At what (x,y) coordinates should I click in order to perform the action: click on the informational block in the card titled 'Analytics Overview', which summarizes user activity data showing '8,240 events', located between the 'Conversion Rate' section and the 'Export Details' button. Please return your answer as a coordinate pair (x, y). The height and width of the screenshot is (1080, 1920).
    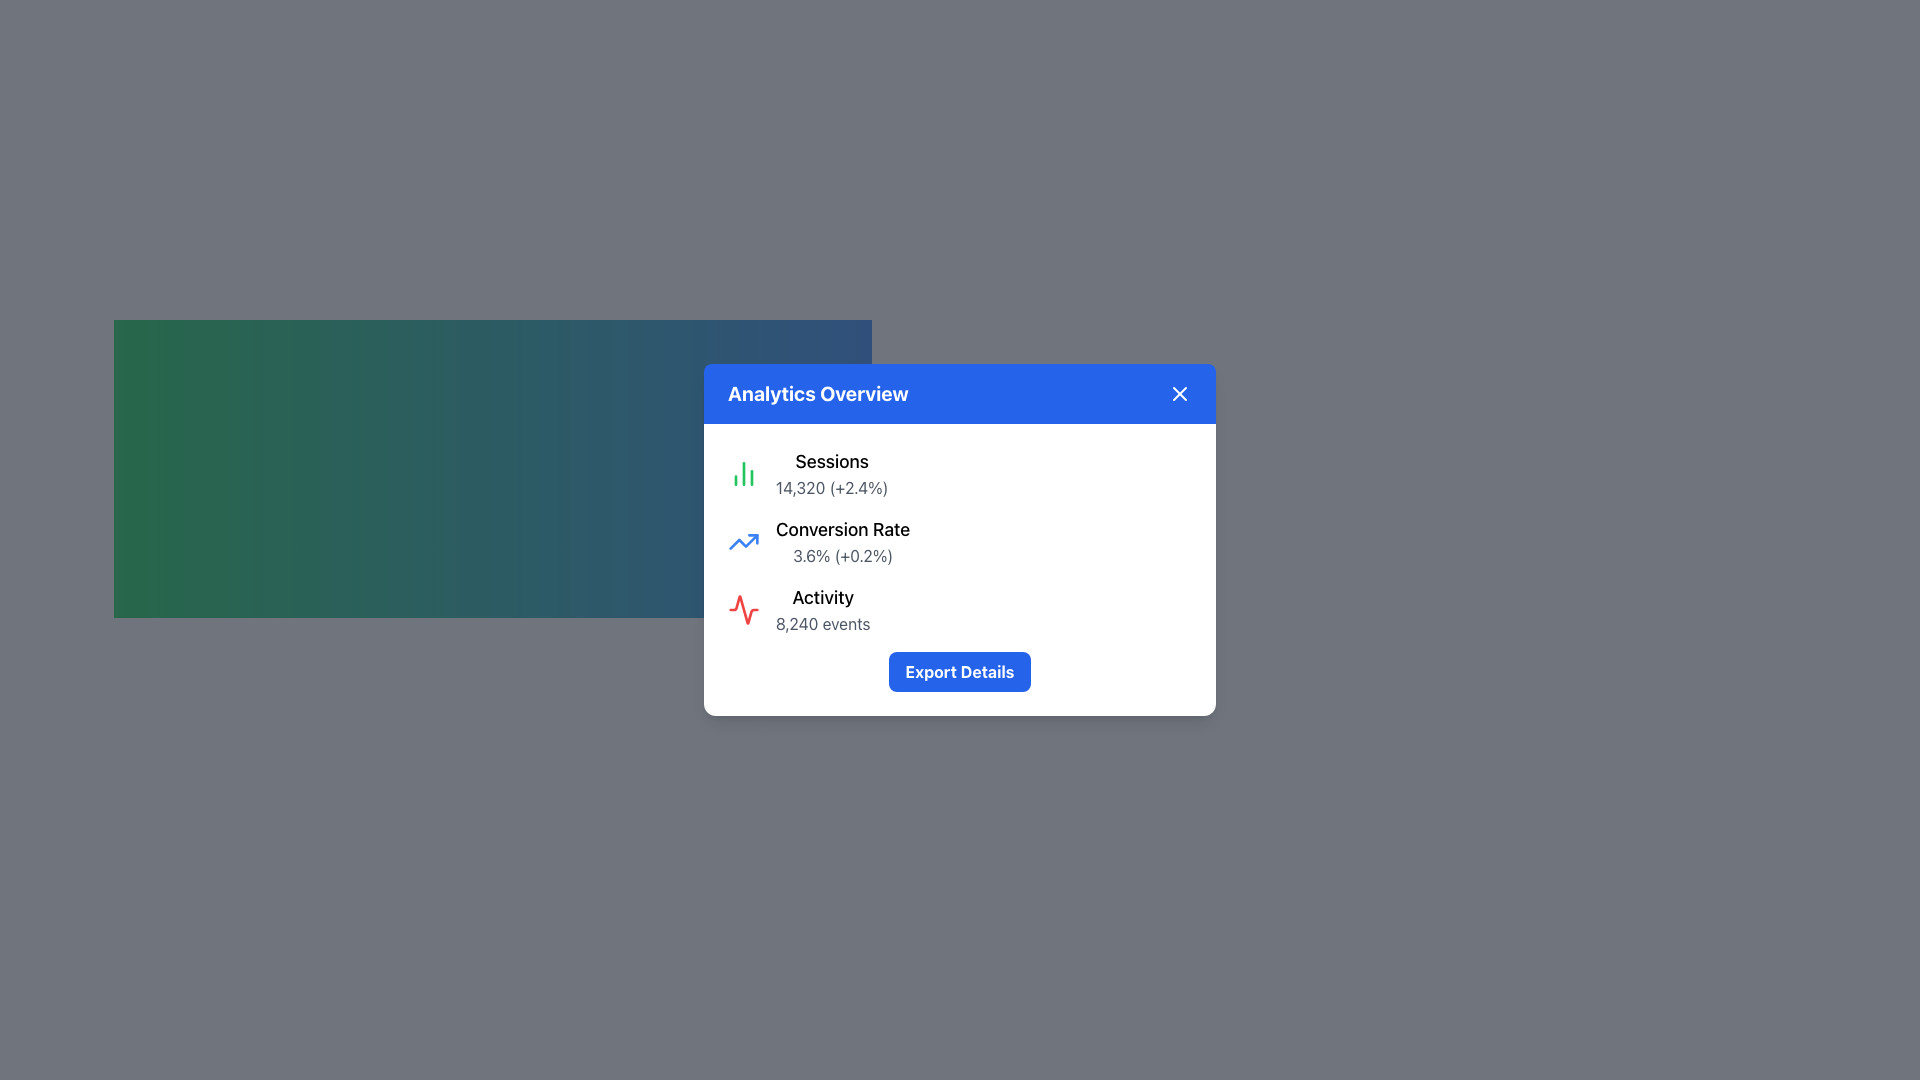
    Looking at the image, I should click on (960, 608).